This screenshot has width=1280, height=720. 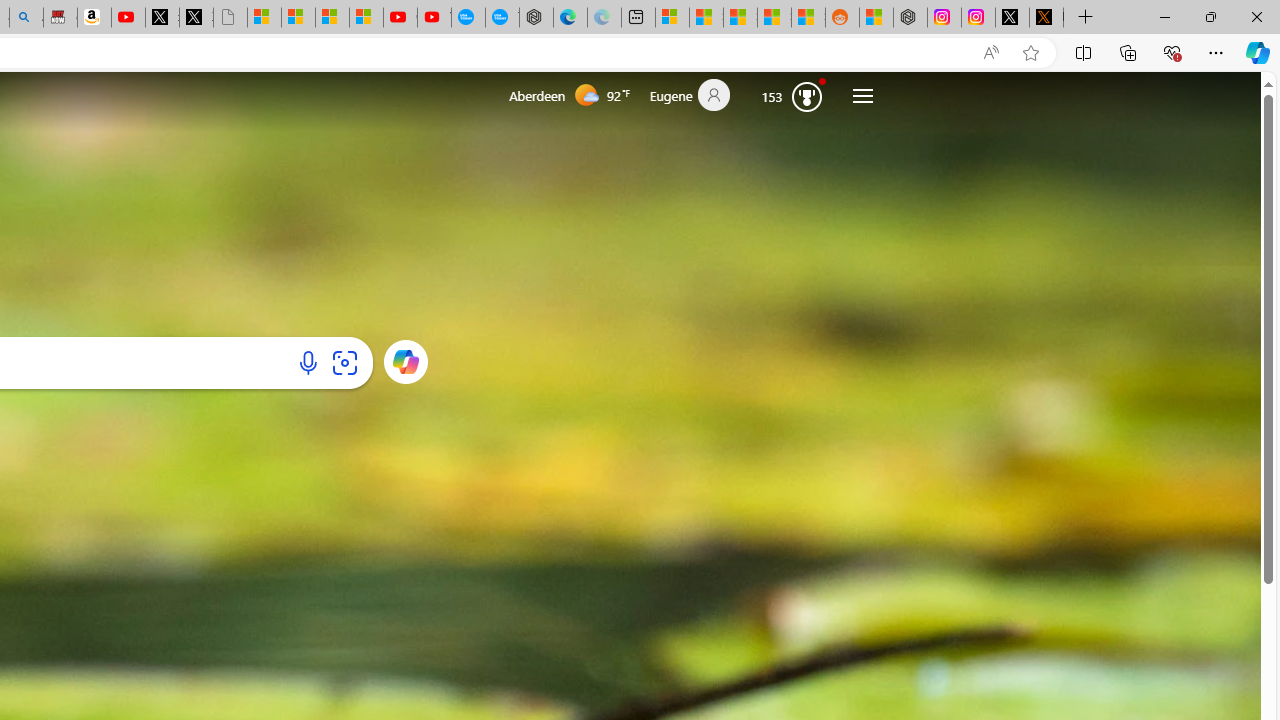 What do you see at coordinates (1046, 17) in the screenshot?
I see `'help.x.com | 524: A timeout occurred'` at bounding box center [1046, 17].